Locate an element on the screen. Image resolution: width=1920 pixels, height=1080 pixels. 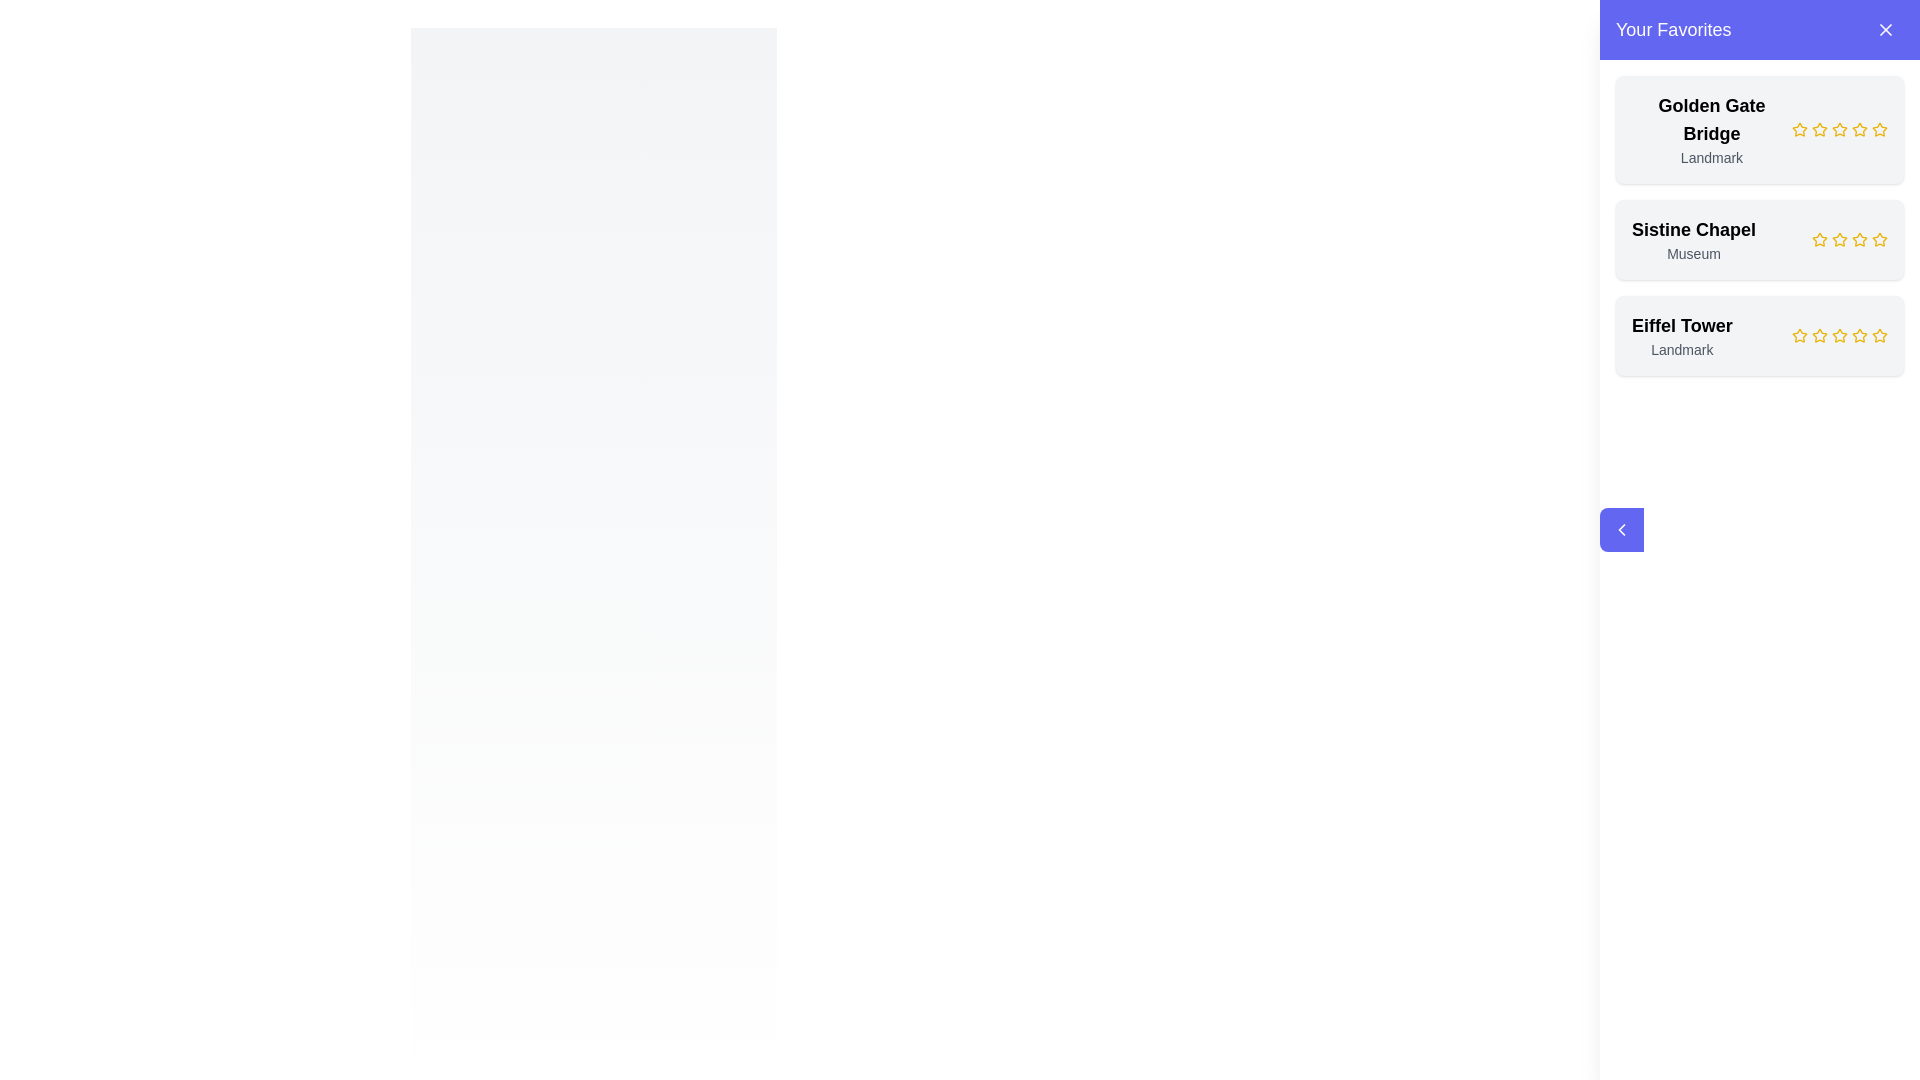
the second gold star-shaped icon is located at coordinates (1859, 238).